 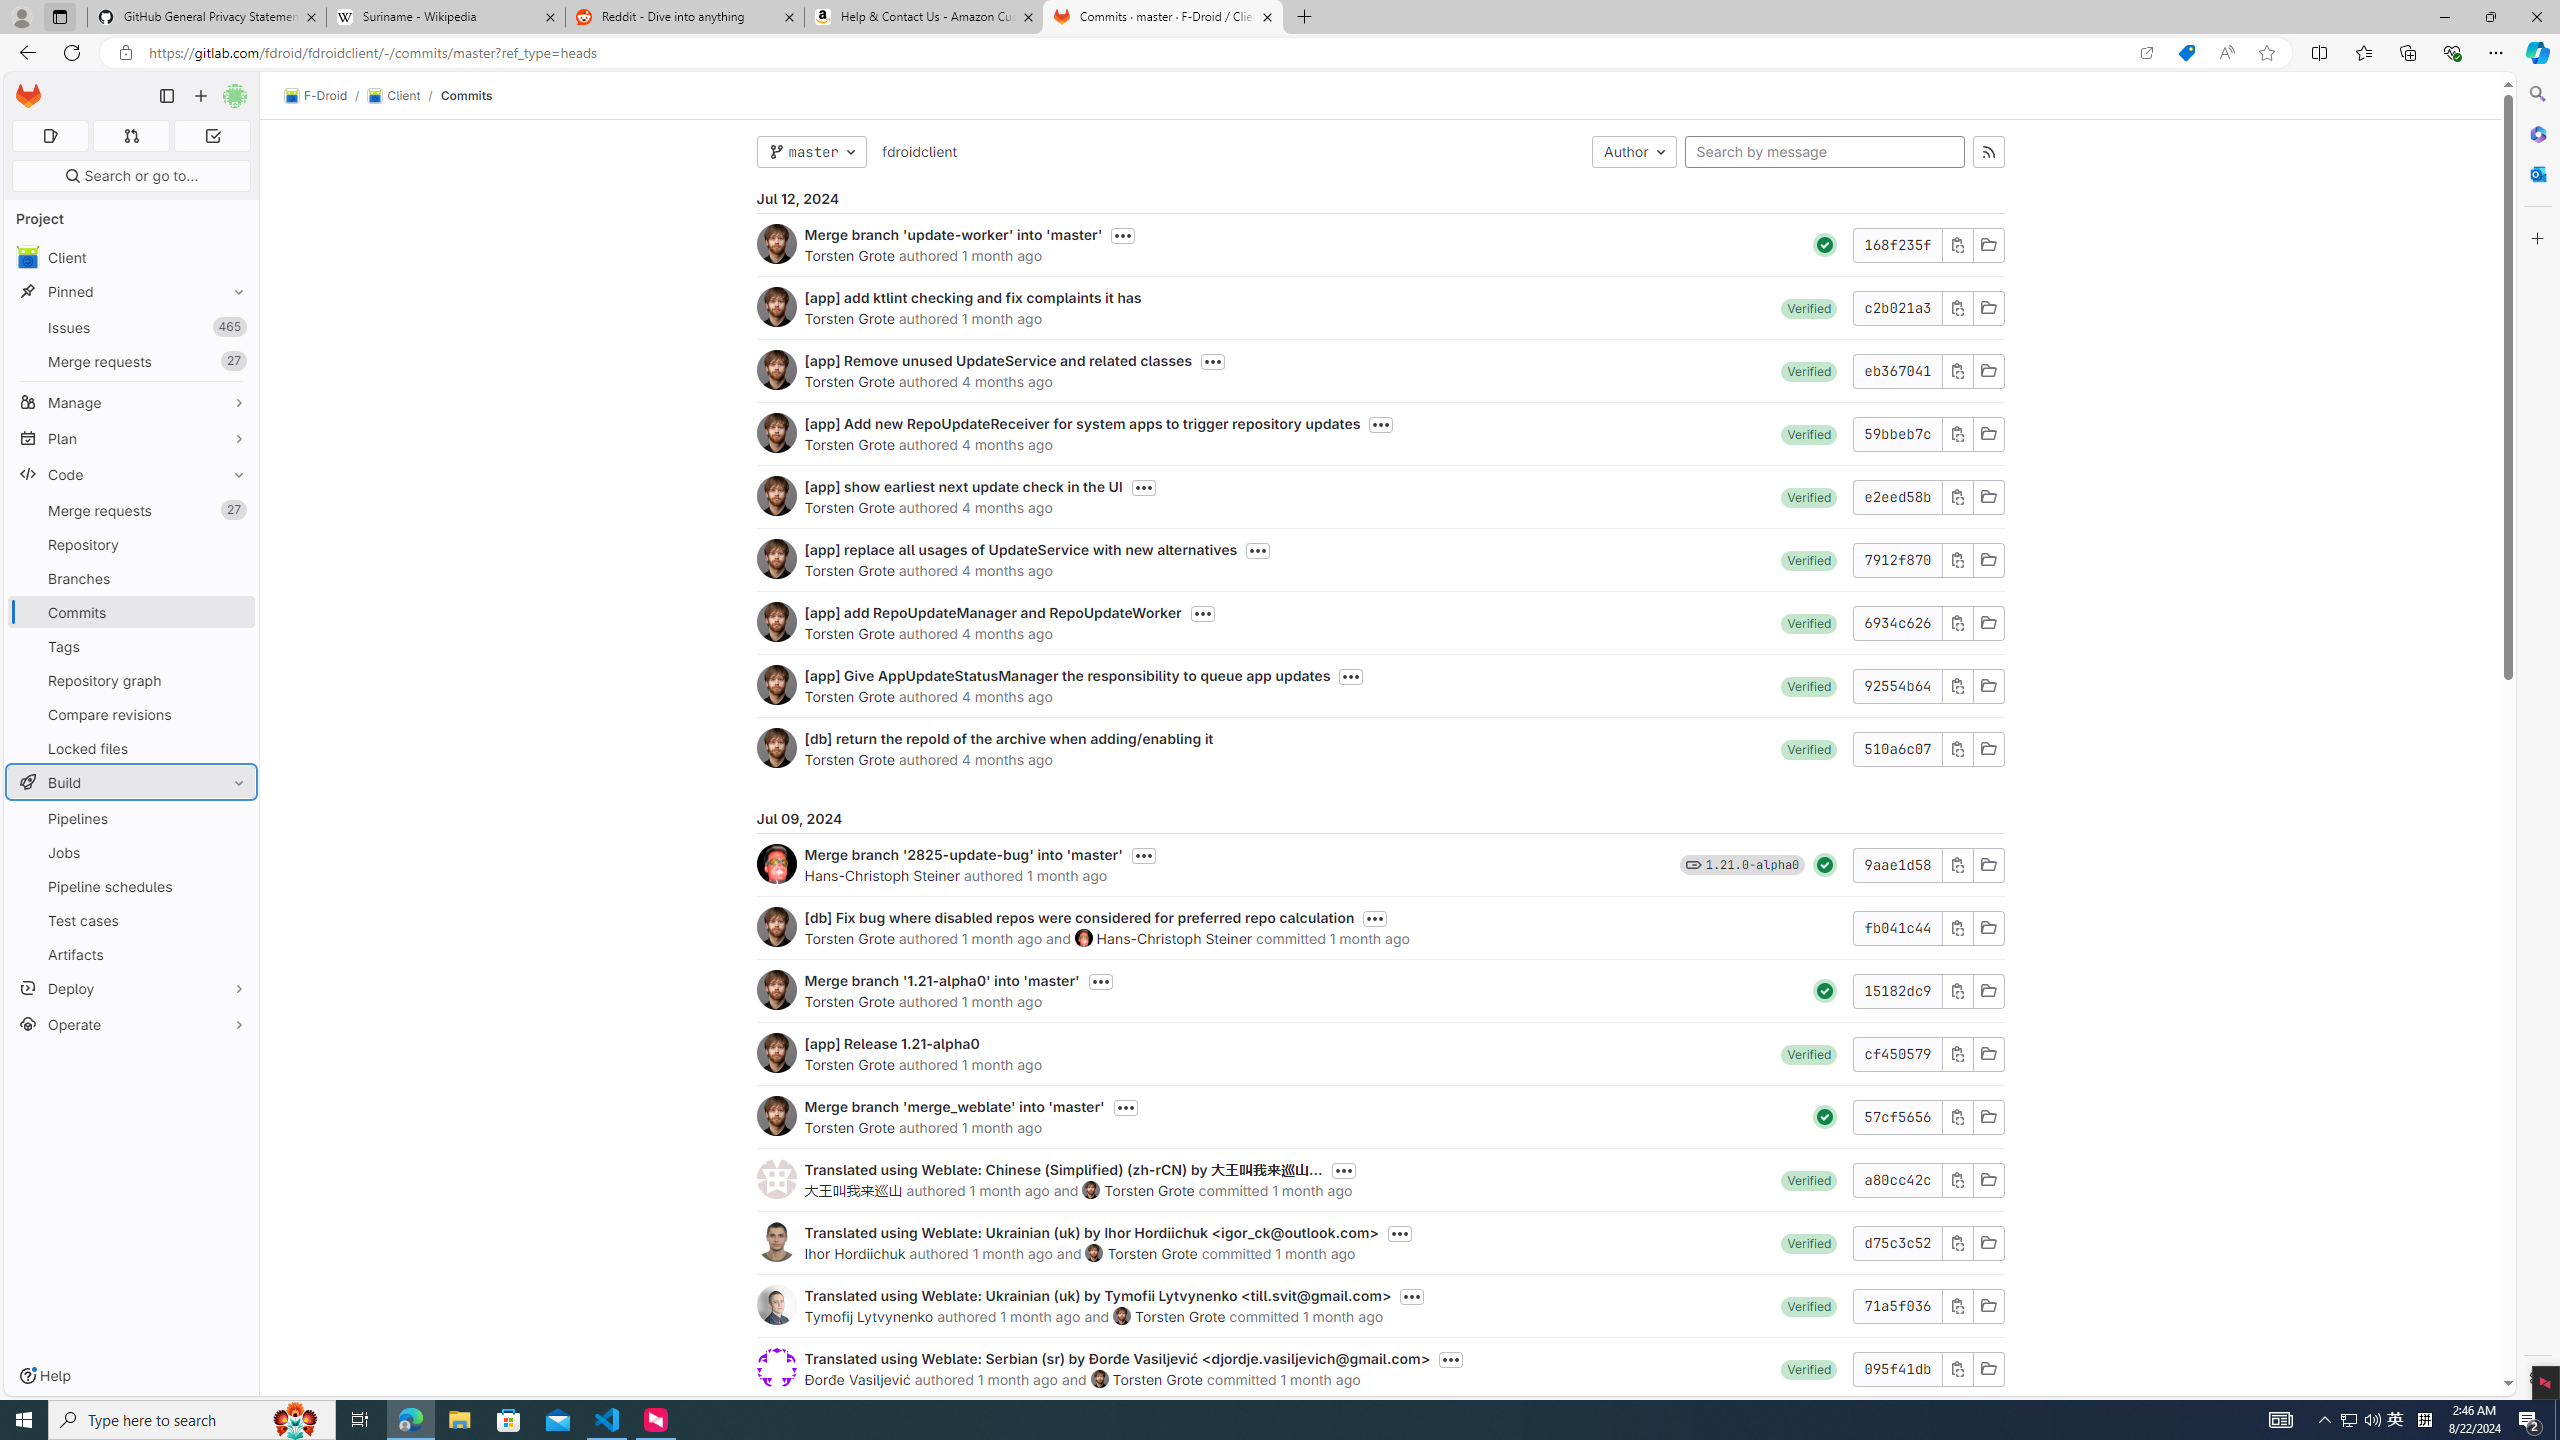 I want to click on 'Client', so click(x=391, y=95).